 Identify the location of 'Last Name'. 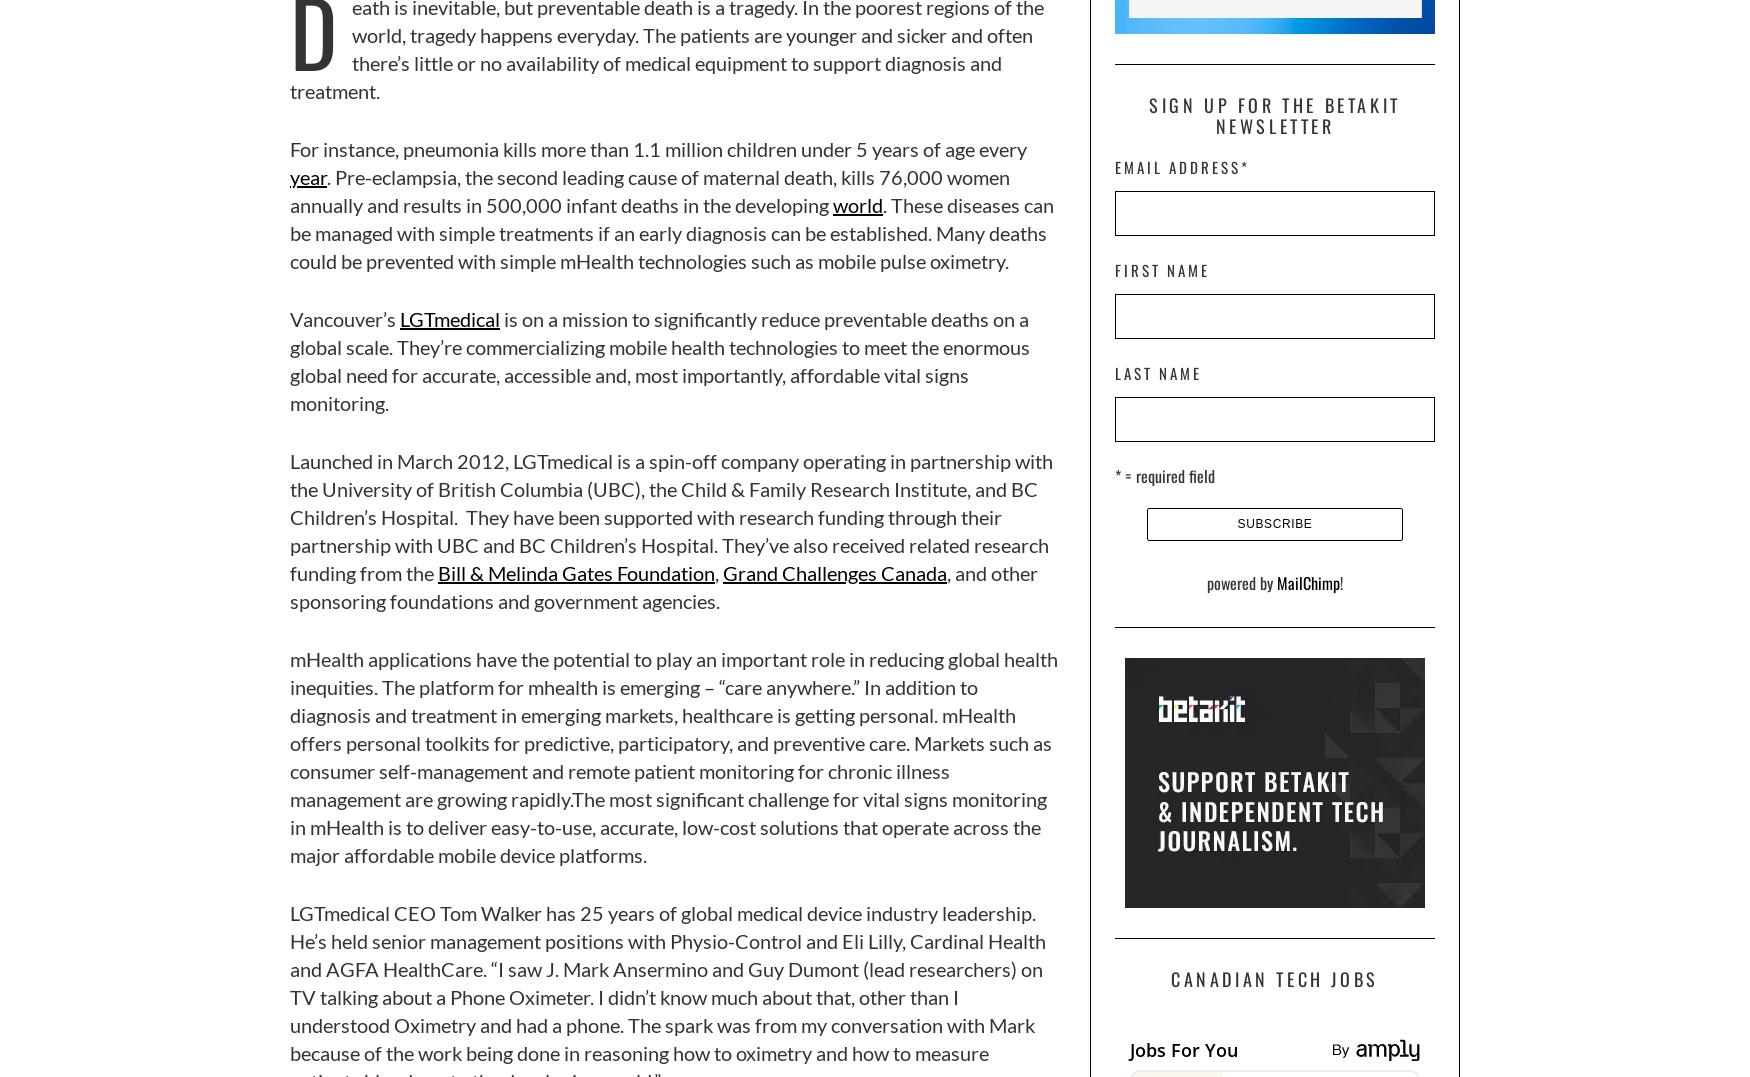
(1157, 370).